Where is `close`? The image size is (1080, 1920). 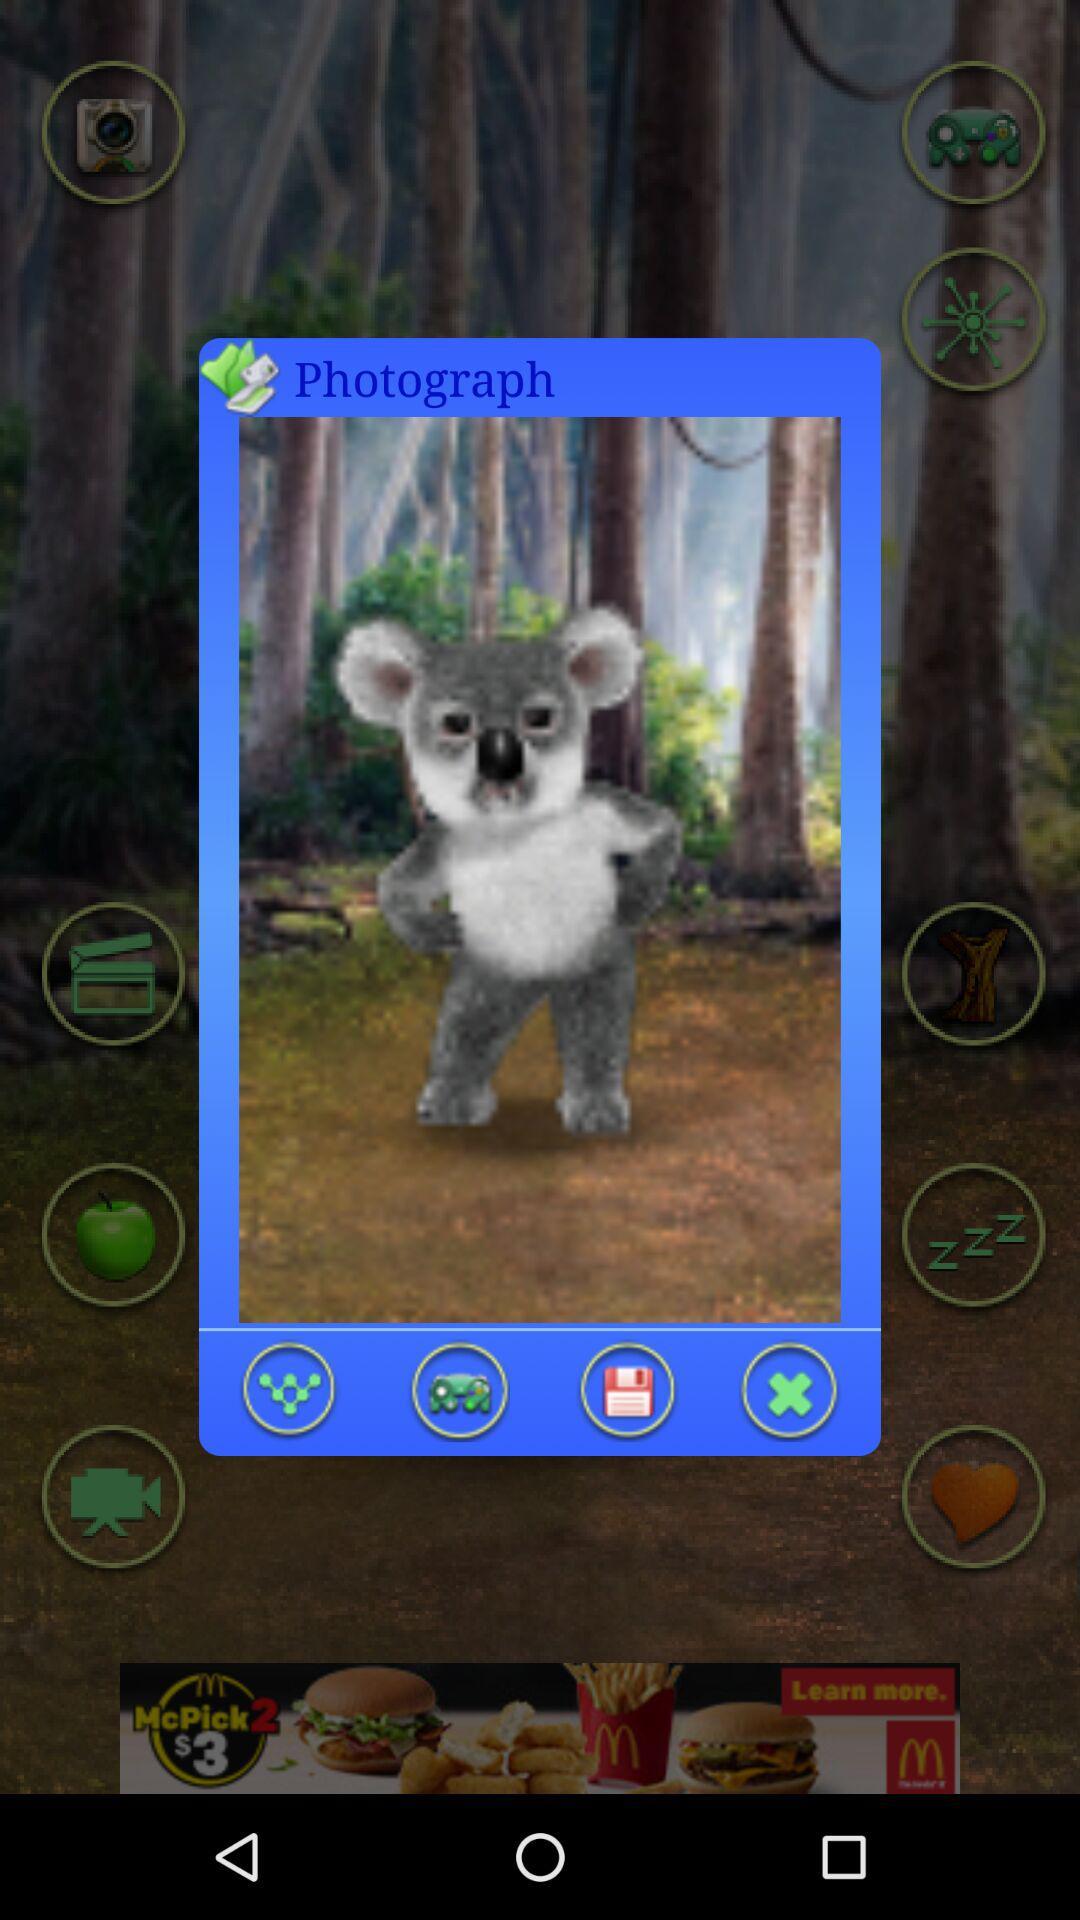 close is located at coordinates (789, 1389).